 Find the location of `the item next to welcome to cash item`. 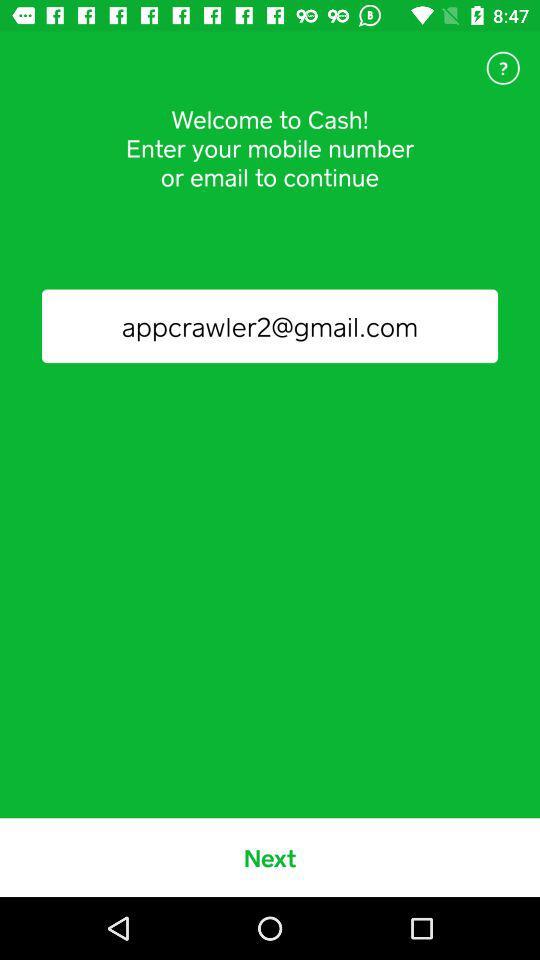

the item next to welcome to cash item is located at coordinates (502, 68).